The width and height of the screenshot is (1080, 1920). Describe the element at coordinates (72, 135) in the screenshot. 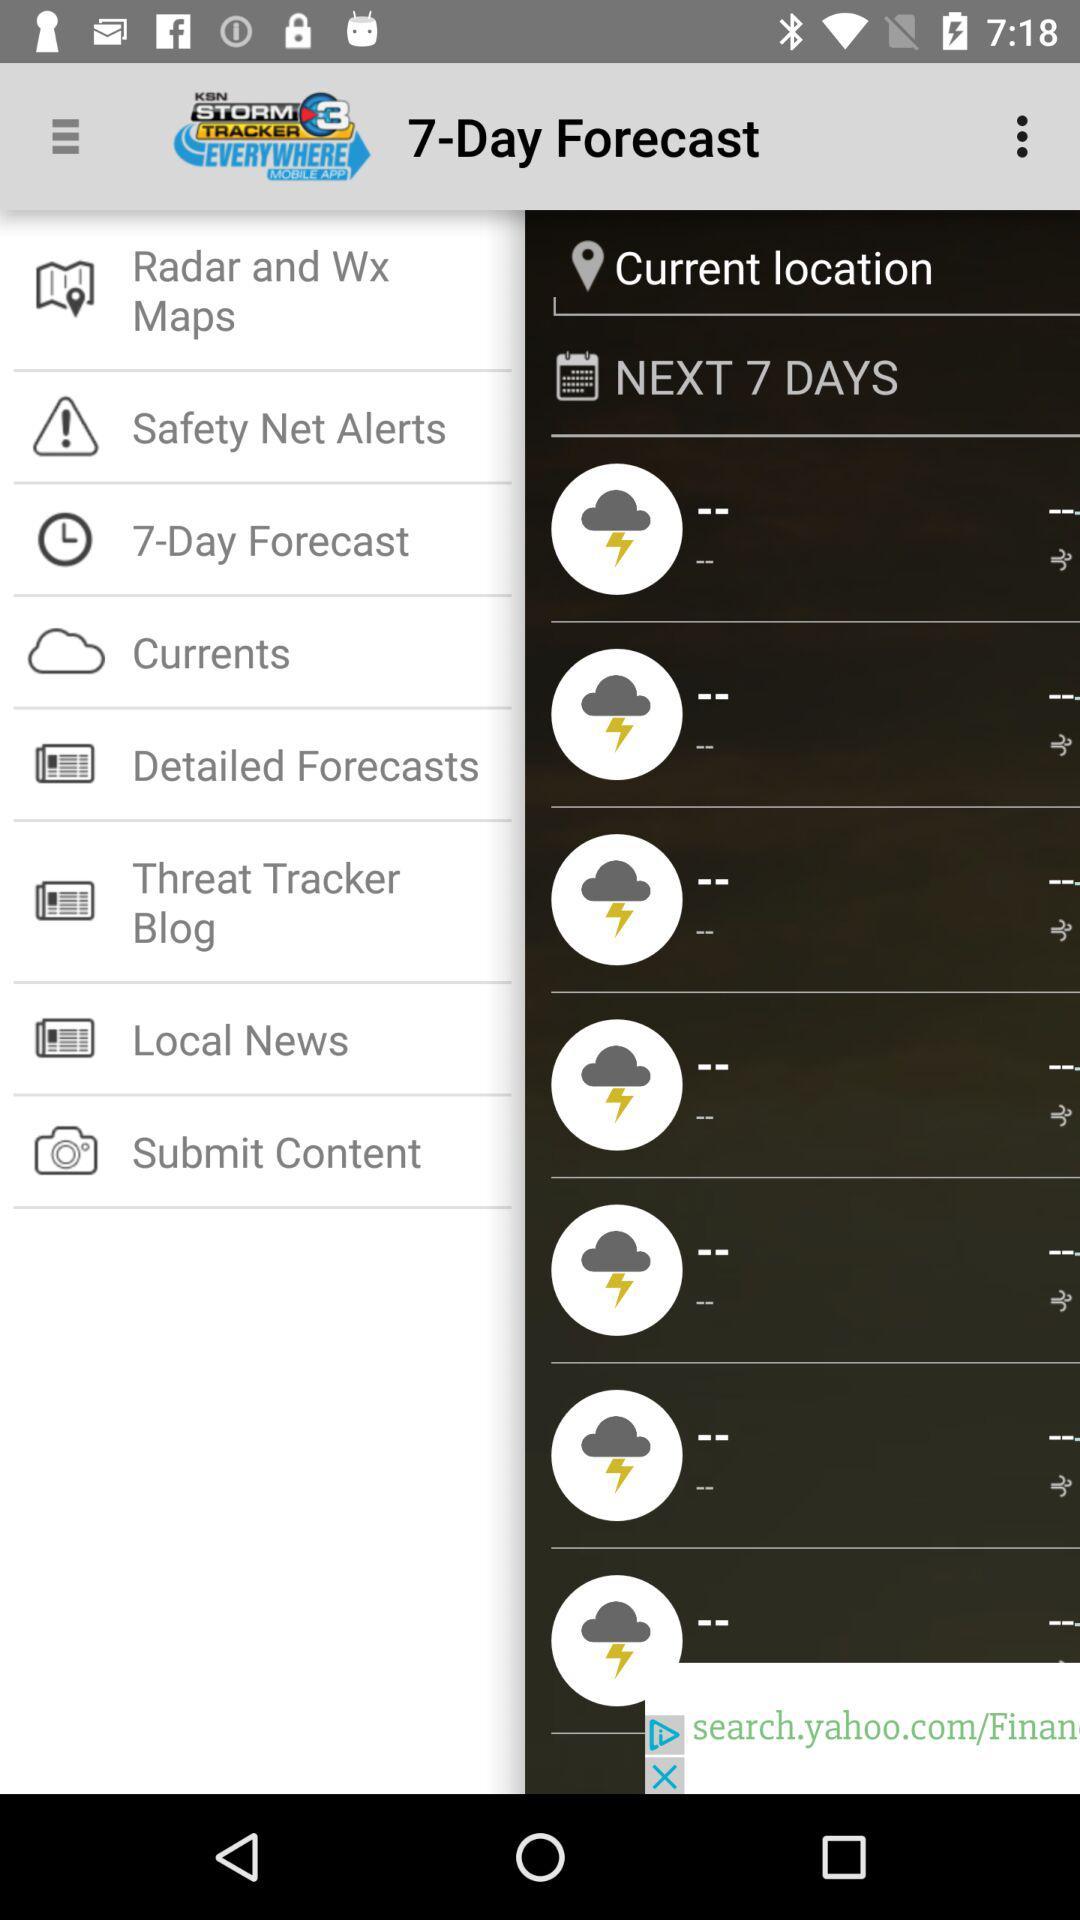

I see `app above the radar and wx app` at that location.